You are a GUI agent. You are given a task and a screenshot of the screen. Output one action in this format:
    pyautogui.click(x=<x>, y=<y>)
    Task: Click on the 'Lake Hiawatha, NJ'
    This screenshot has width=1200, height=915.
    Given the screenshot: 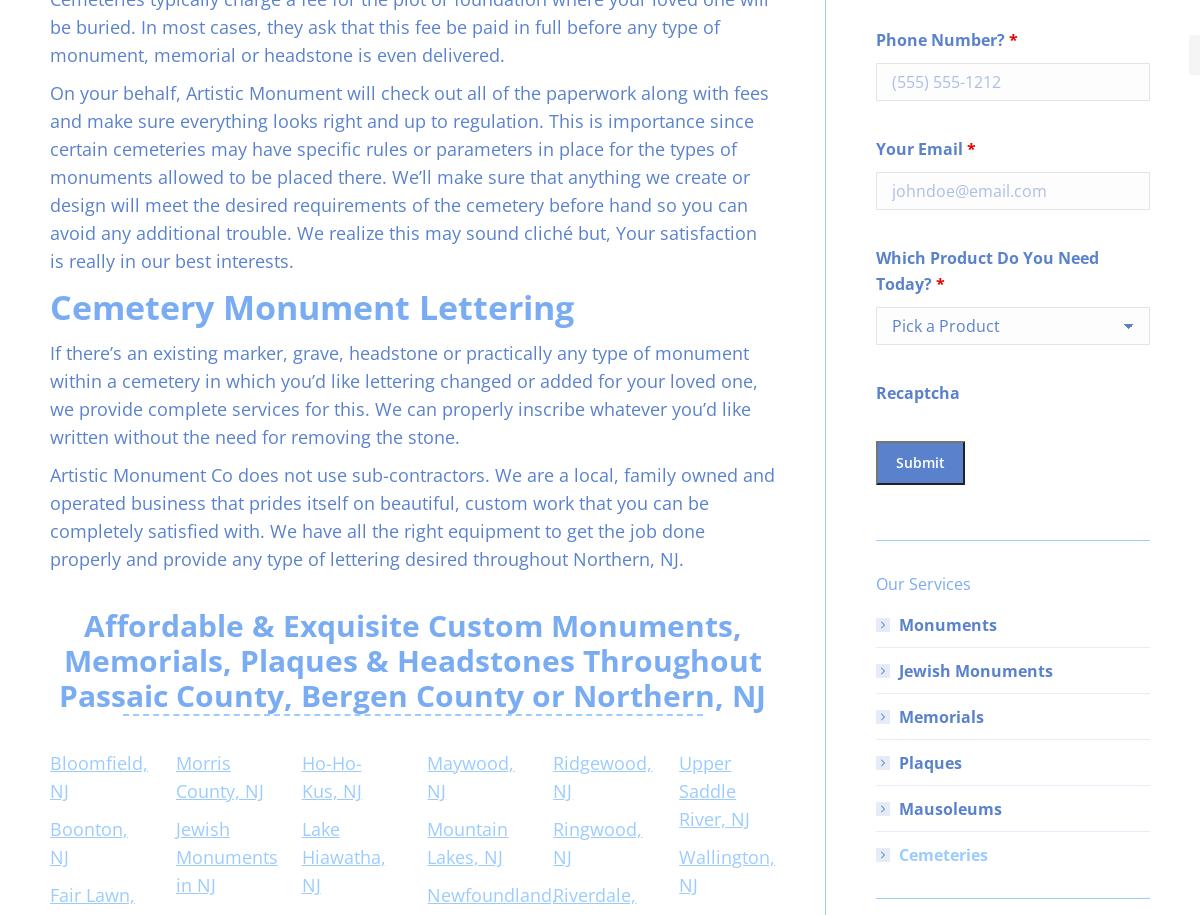 What is the action you would take?
    pyautogui.click(x=342, y=856)
    